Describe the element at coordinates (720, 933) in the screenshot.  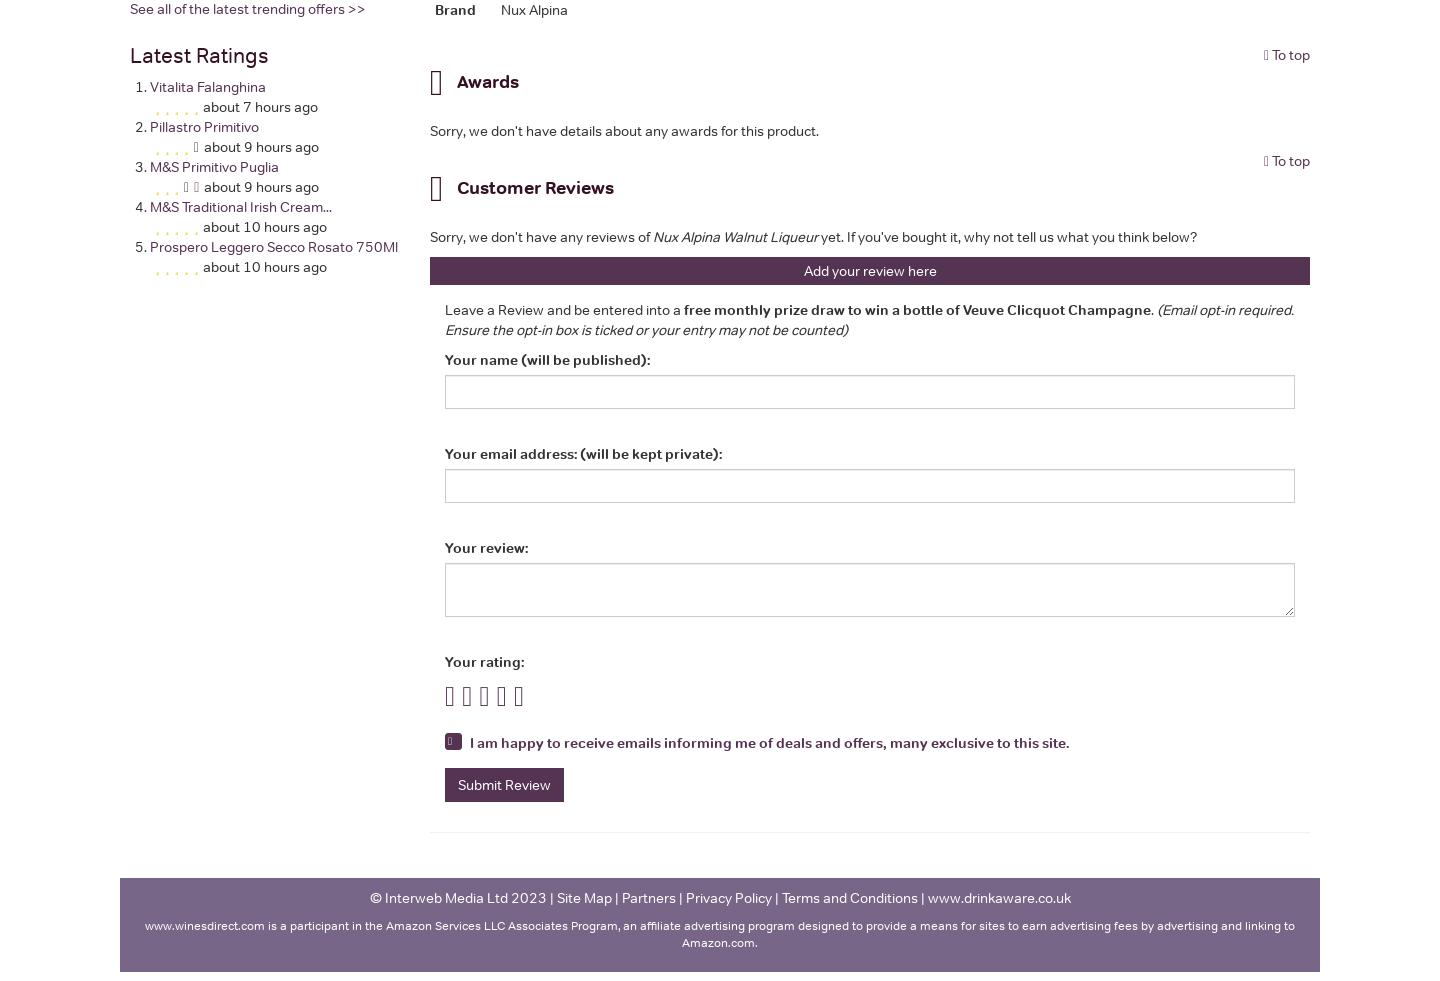
I see `'www.winesdirect.com ﻿﻿is a participant in the Amazon Services LLC Associates Program, an affiliate advertising program designed to provide a means for sites to earn advertising fees by advertising and linking to Amazon.com.'` at that location.